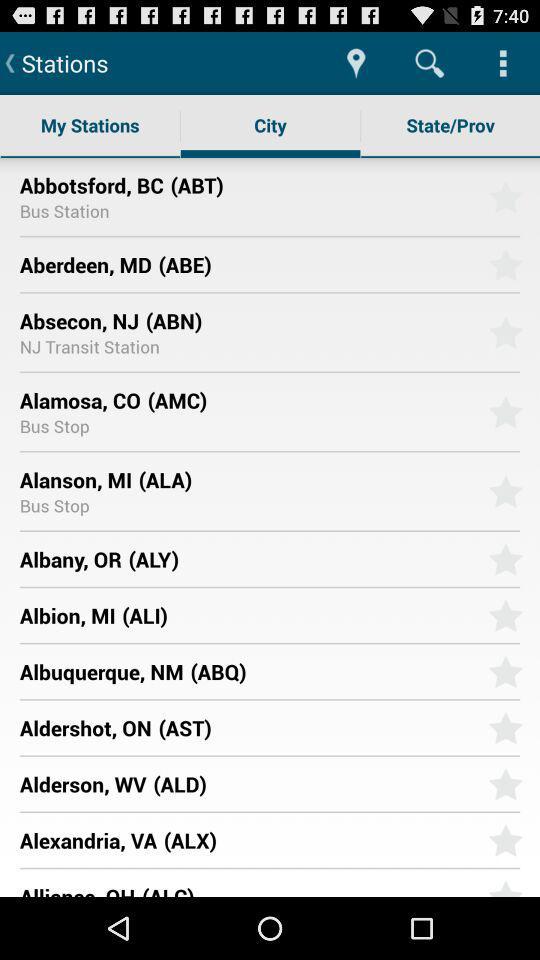 The image size is (540, 960). Describe the element at coordinates (319, 840) in the screenshot. I see `(alx) icon` at that location.